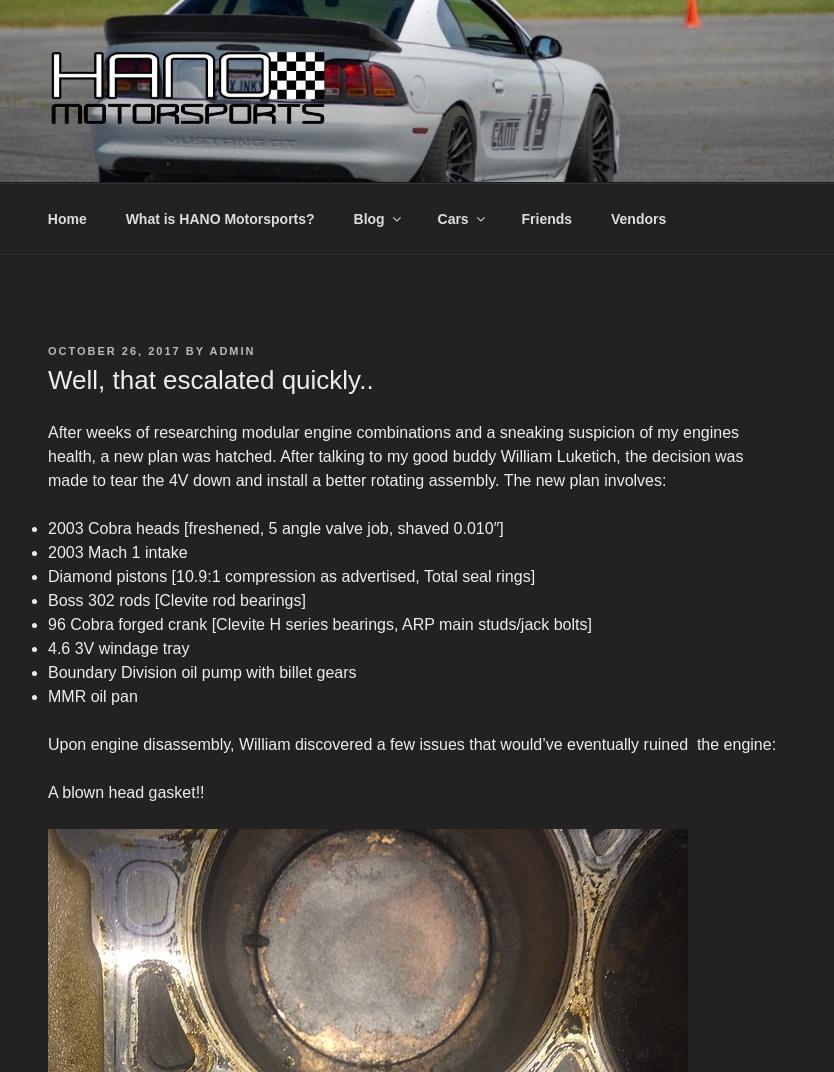 This screenshot has height=1072, width=834. What do you see at coordinates (194, 350) in the screenshot?
I see `'by'` at bounding box center [194, 350].